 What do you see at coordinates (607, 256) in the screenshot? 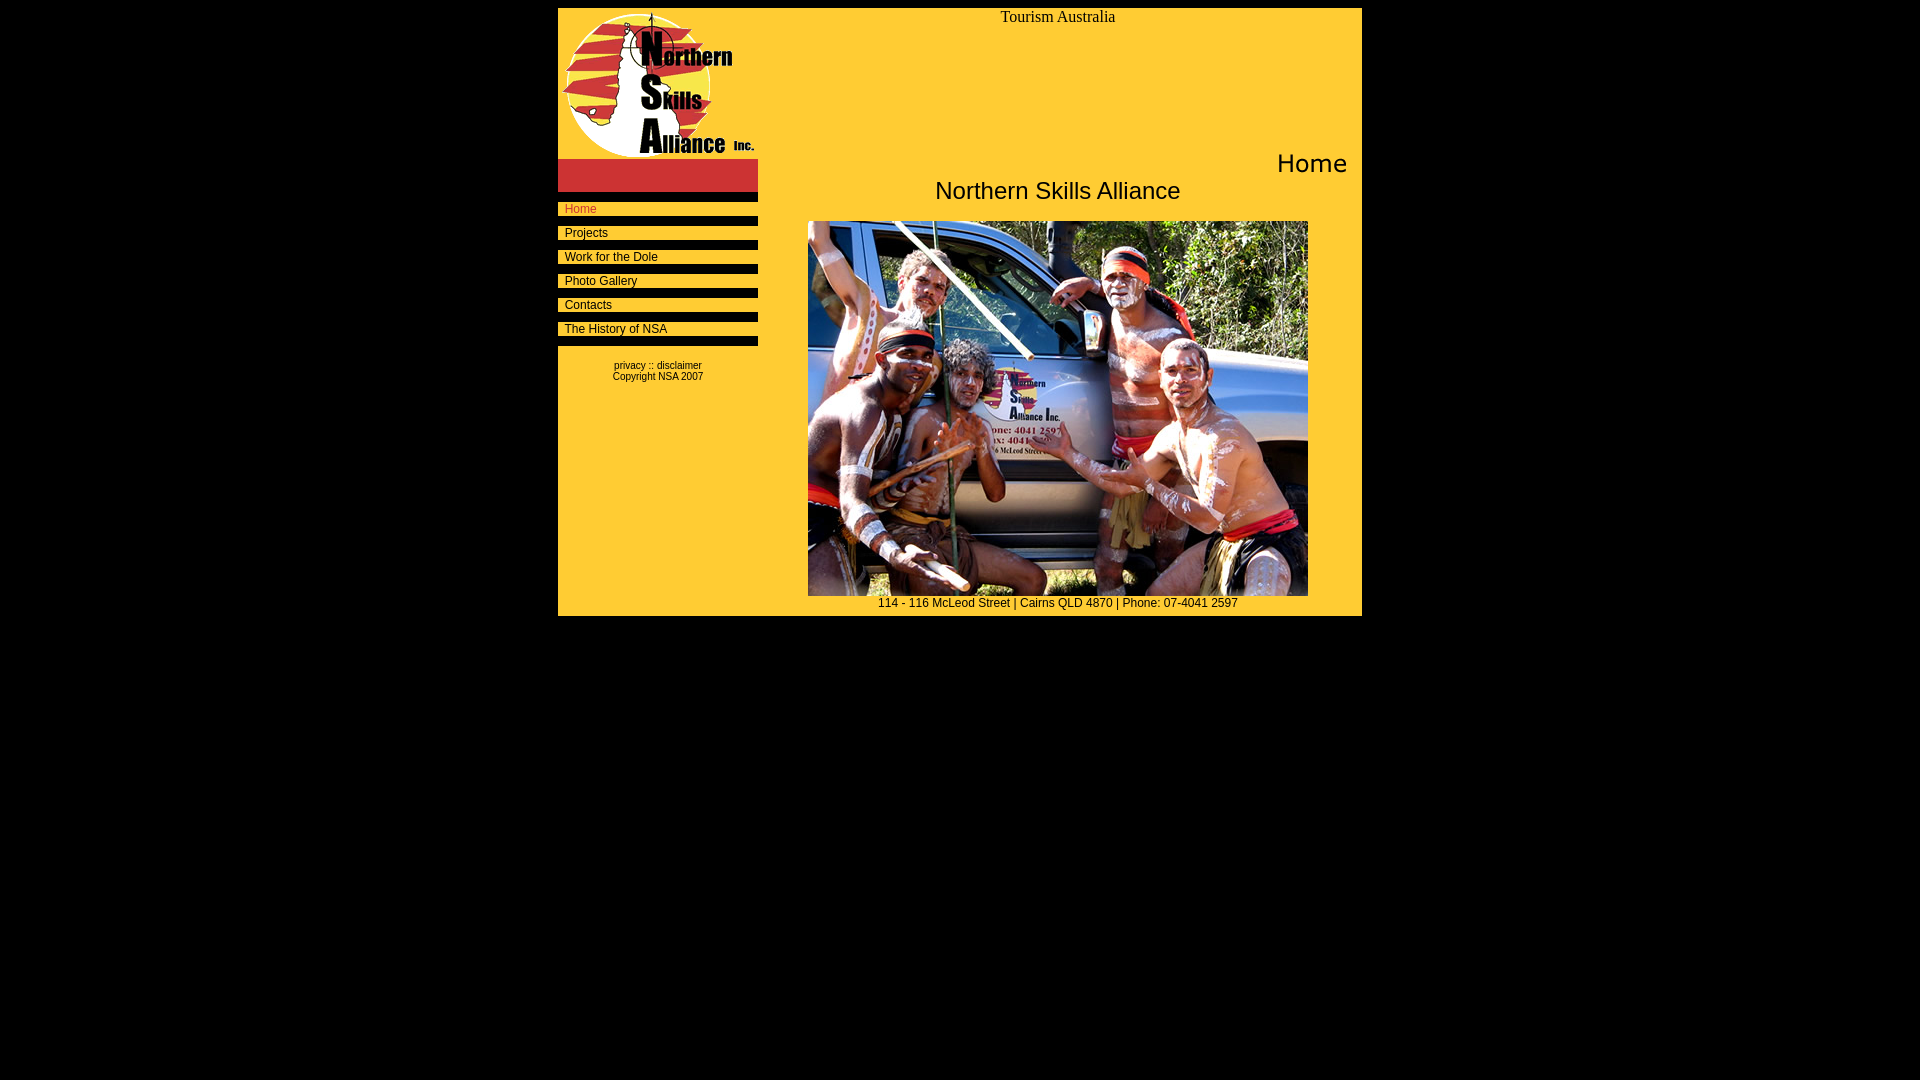
I see `'  Work for the Dole'` at bounding box center [607, 256].